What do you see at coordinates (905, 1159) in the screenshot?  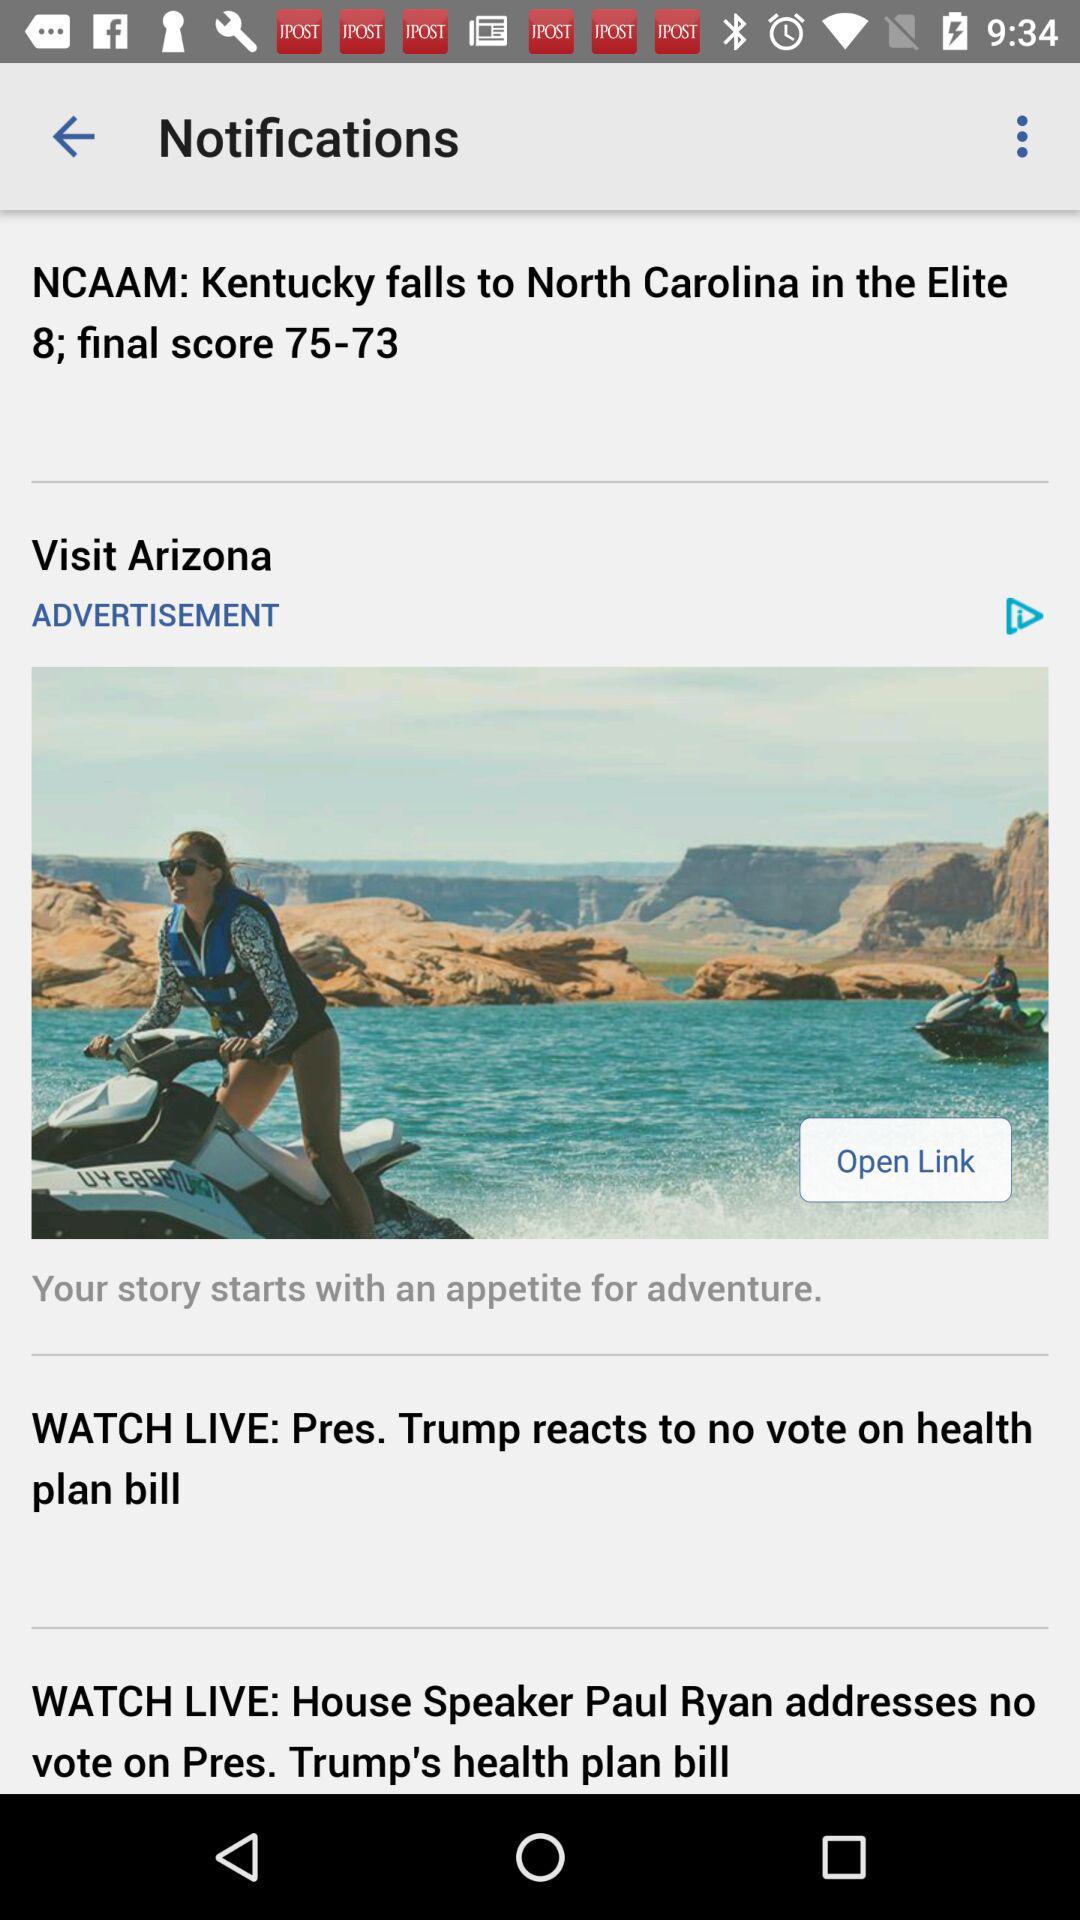 I see `the icon above your story starts icon` at bounding box center [905, 1159].